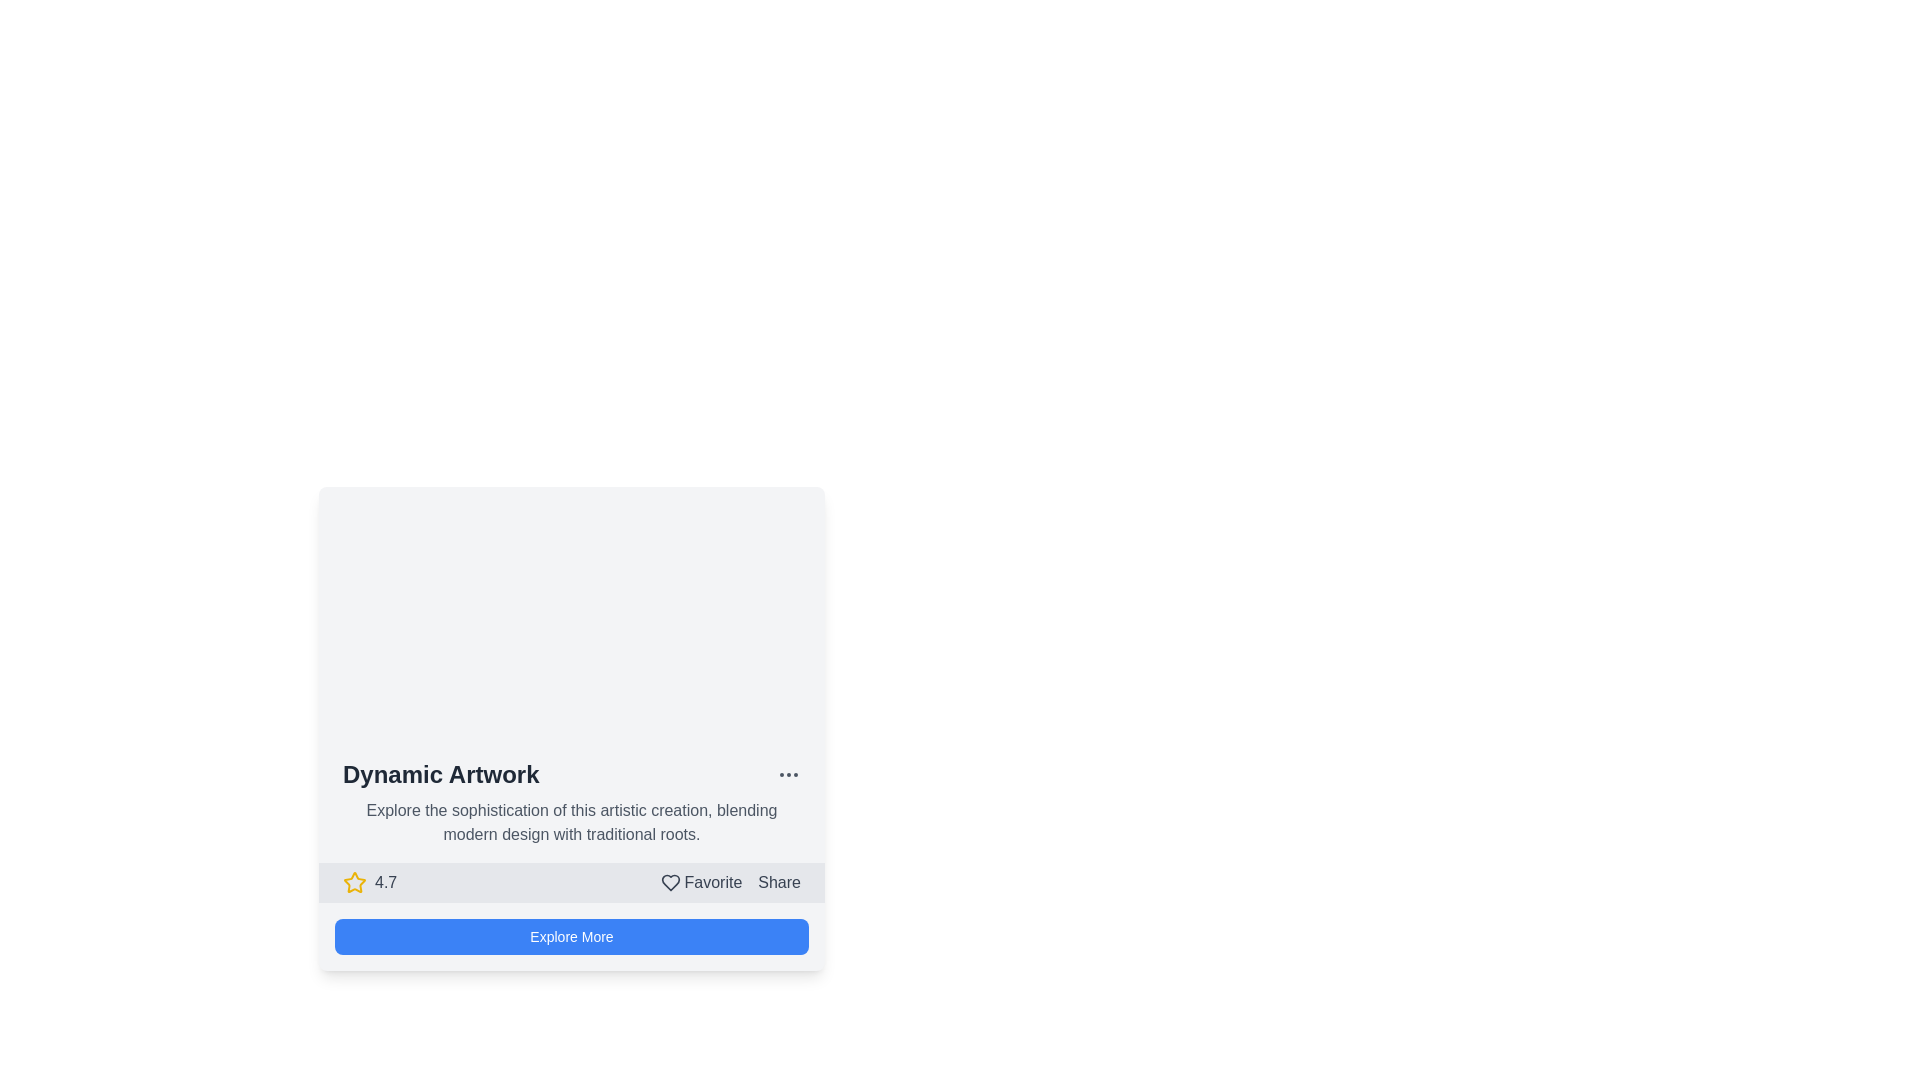 This screenshot has height=1080, width=1920. I want to click on the 'Favorite' button located below the main content card, which is the first option in a horizontal layout alongside the 'Share' button, so click(701, 882).